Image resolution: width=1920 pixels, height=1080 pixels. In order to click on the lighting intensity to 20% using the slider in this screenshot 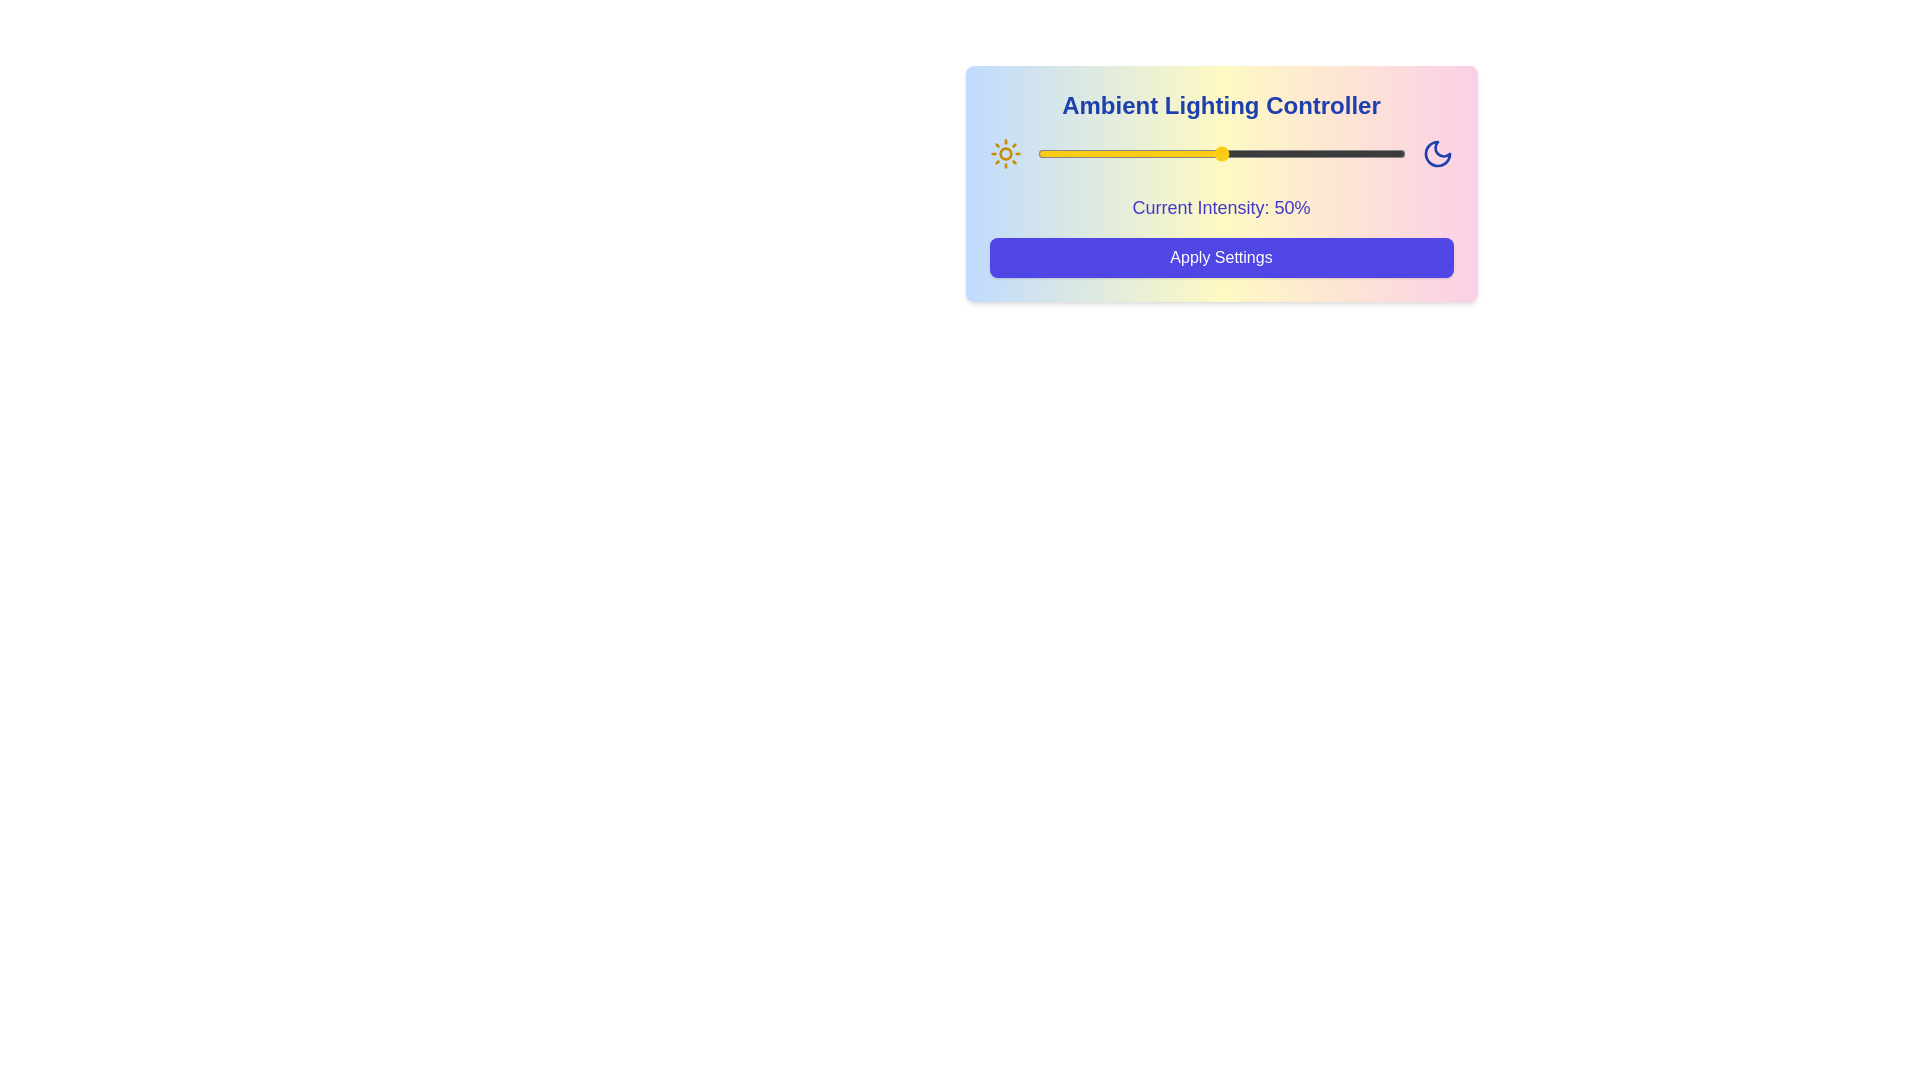, I will do `click(1110, 153)`.